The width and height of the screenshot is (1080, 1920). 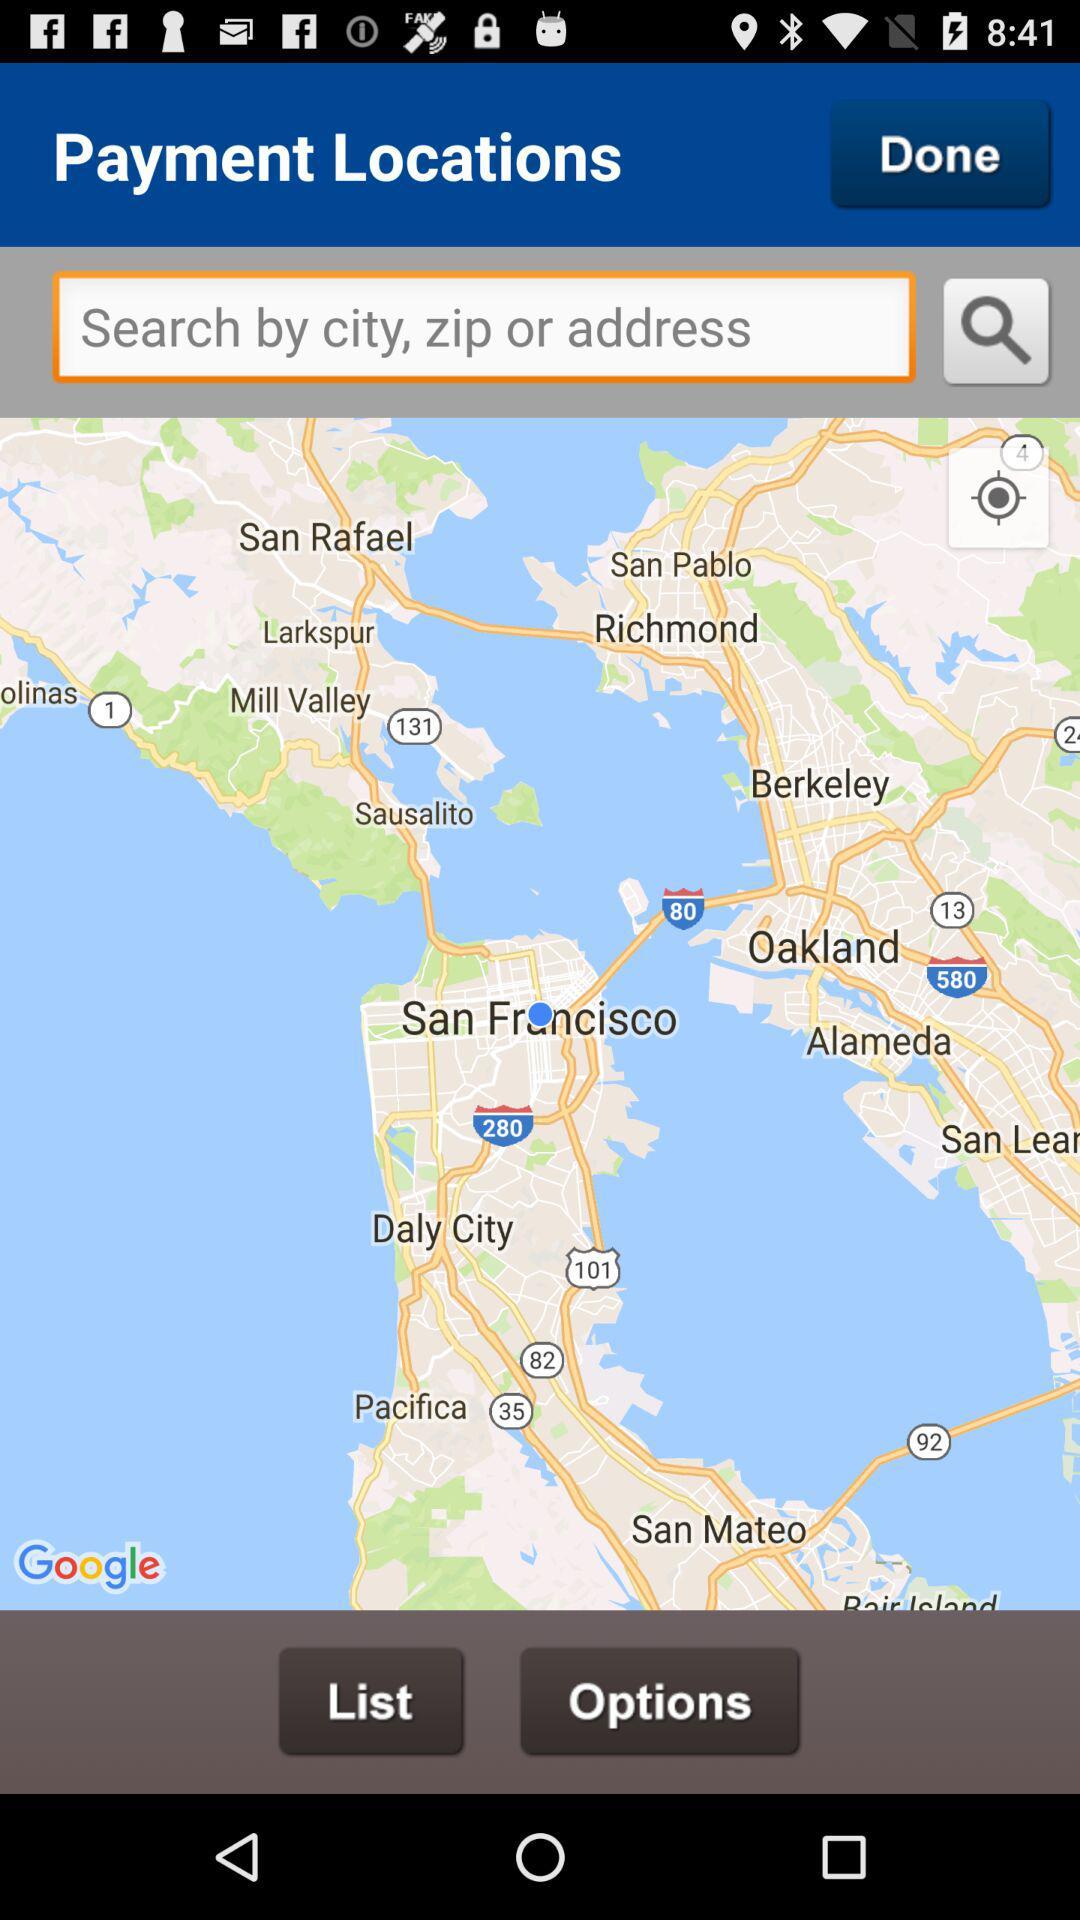 I want to click on the location_crosshair icon, so click(x=998, y=534).